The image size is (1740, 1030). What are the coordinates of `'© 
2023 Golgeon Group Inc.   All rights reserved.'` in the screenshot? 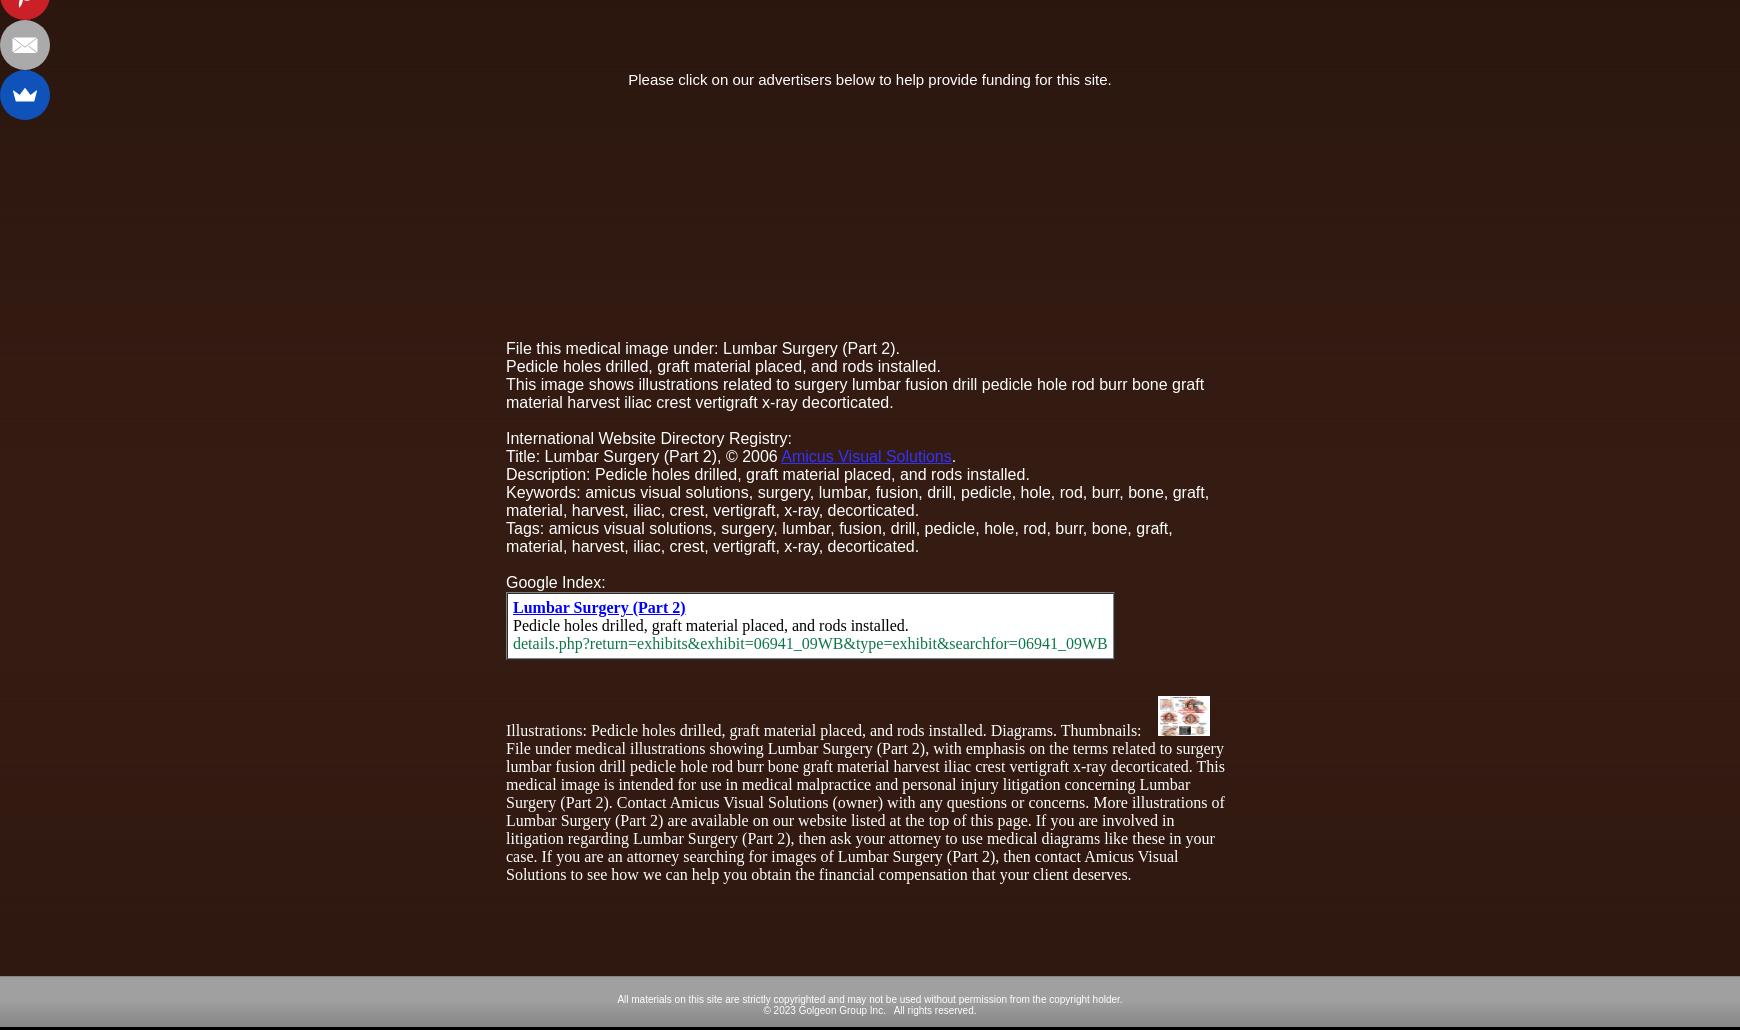 It's located at (869, 1008).